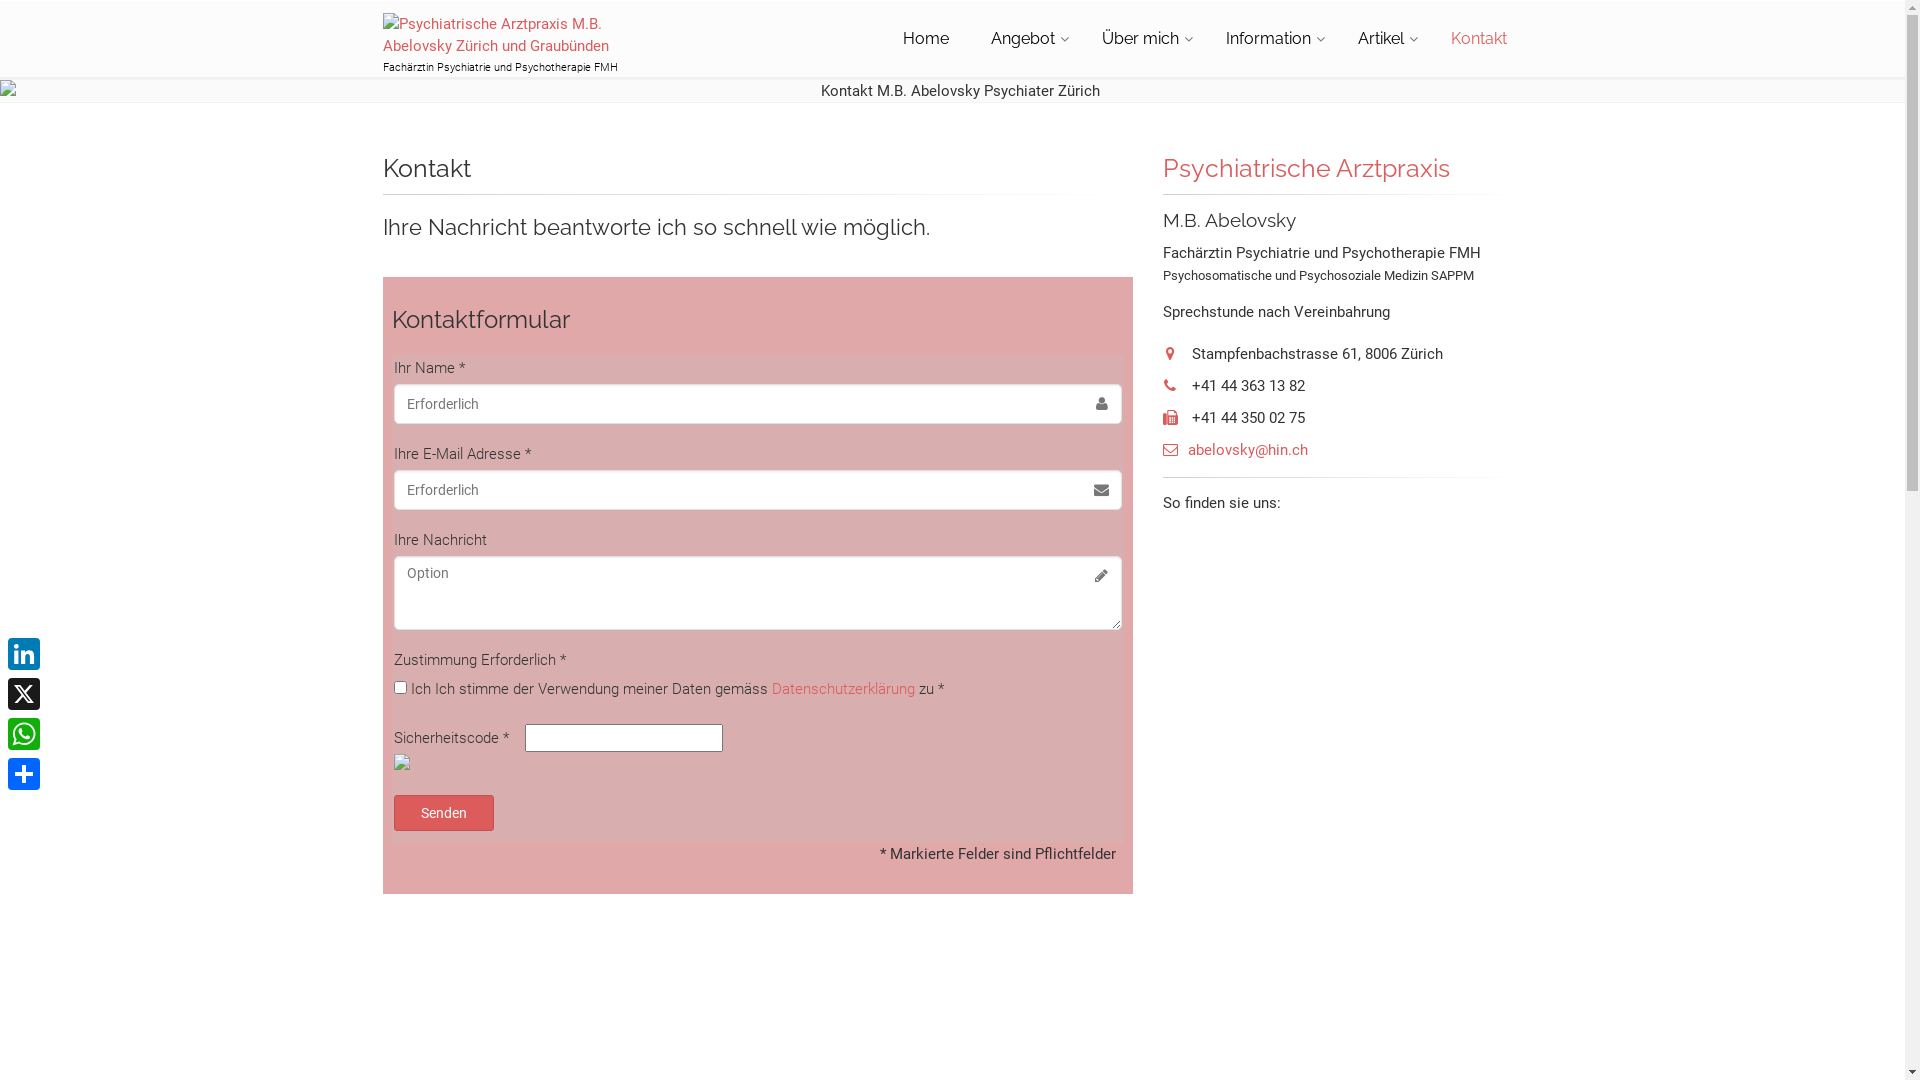  What do you see at coordinates (924, 38) in the screenshot?
I see `'Home'` at bounding box center [924, 38].